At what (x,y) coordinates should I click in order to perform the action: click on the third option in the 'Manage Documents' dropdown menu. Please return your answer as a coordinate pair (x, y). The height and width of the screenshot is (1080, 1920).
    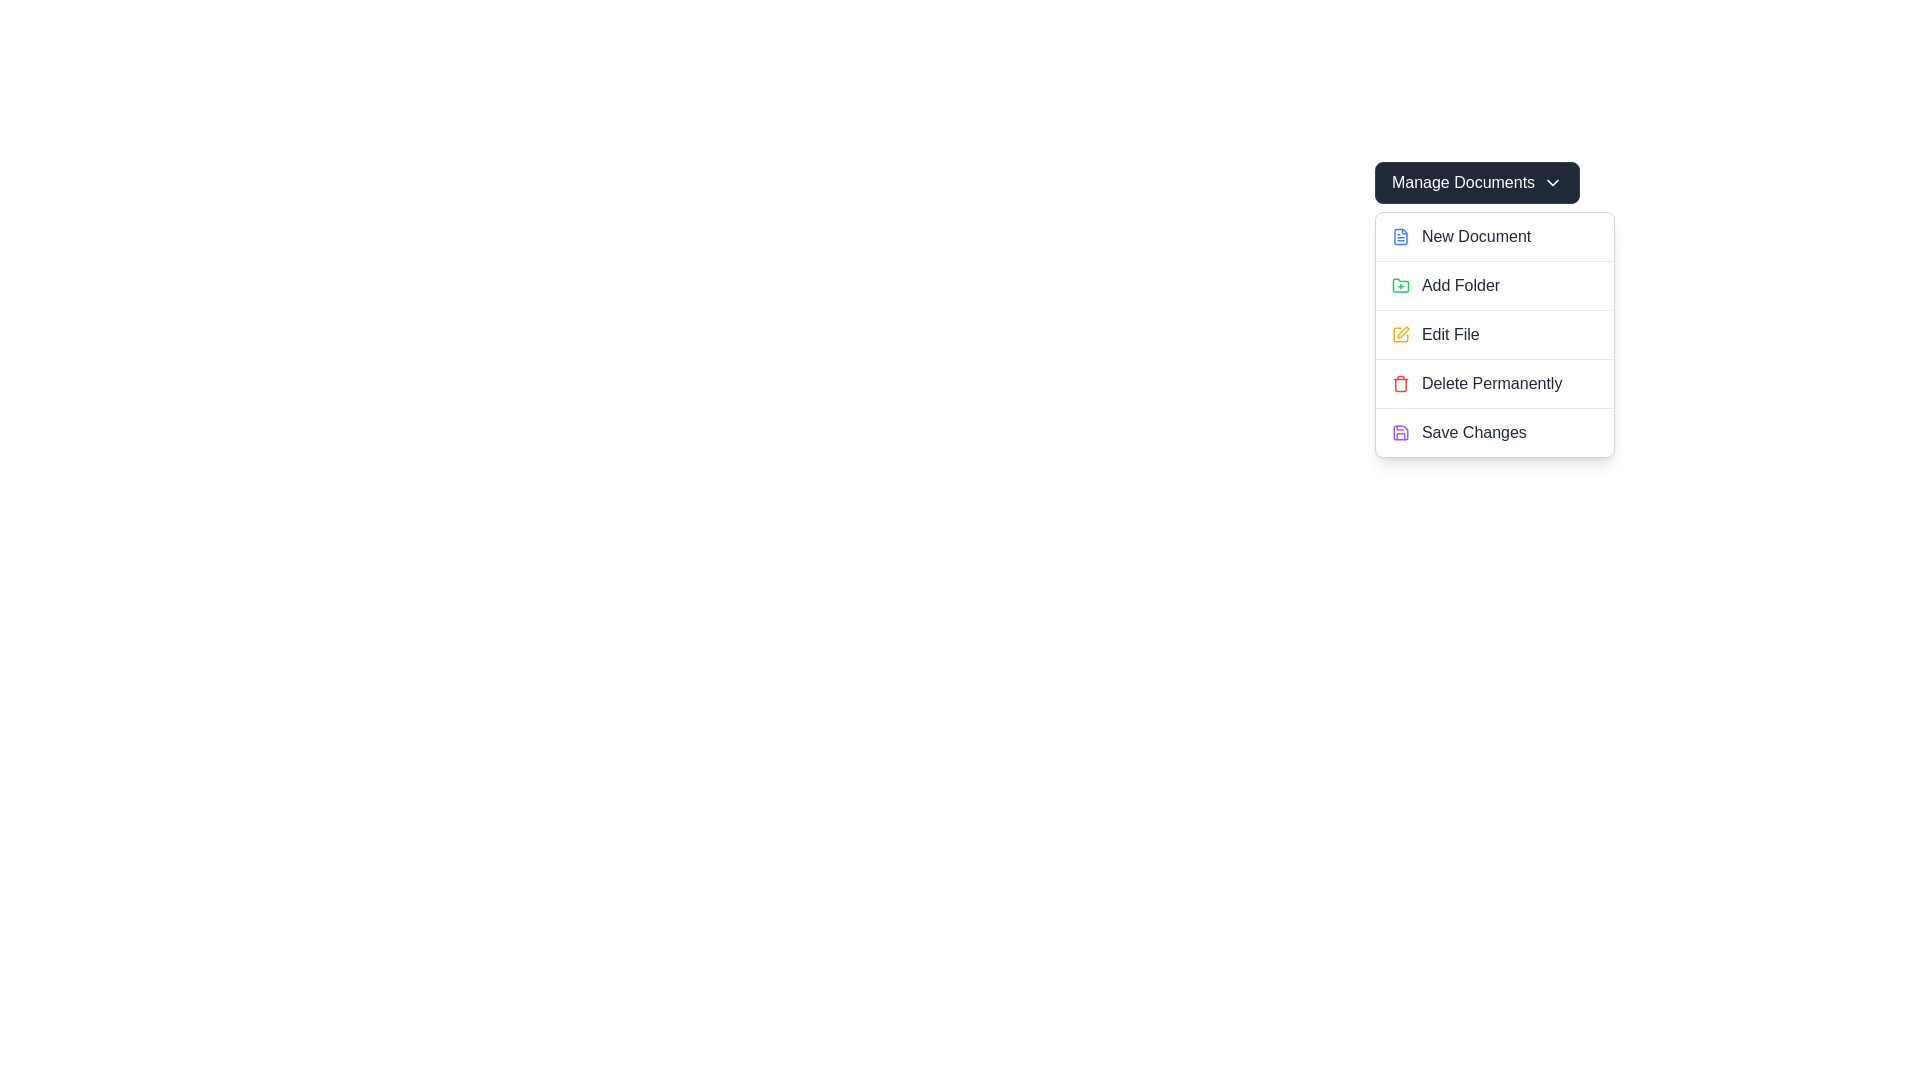
    Looking at the image, I should click on (1493, 333).